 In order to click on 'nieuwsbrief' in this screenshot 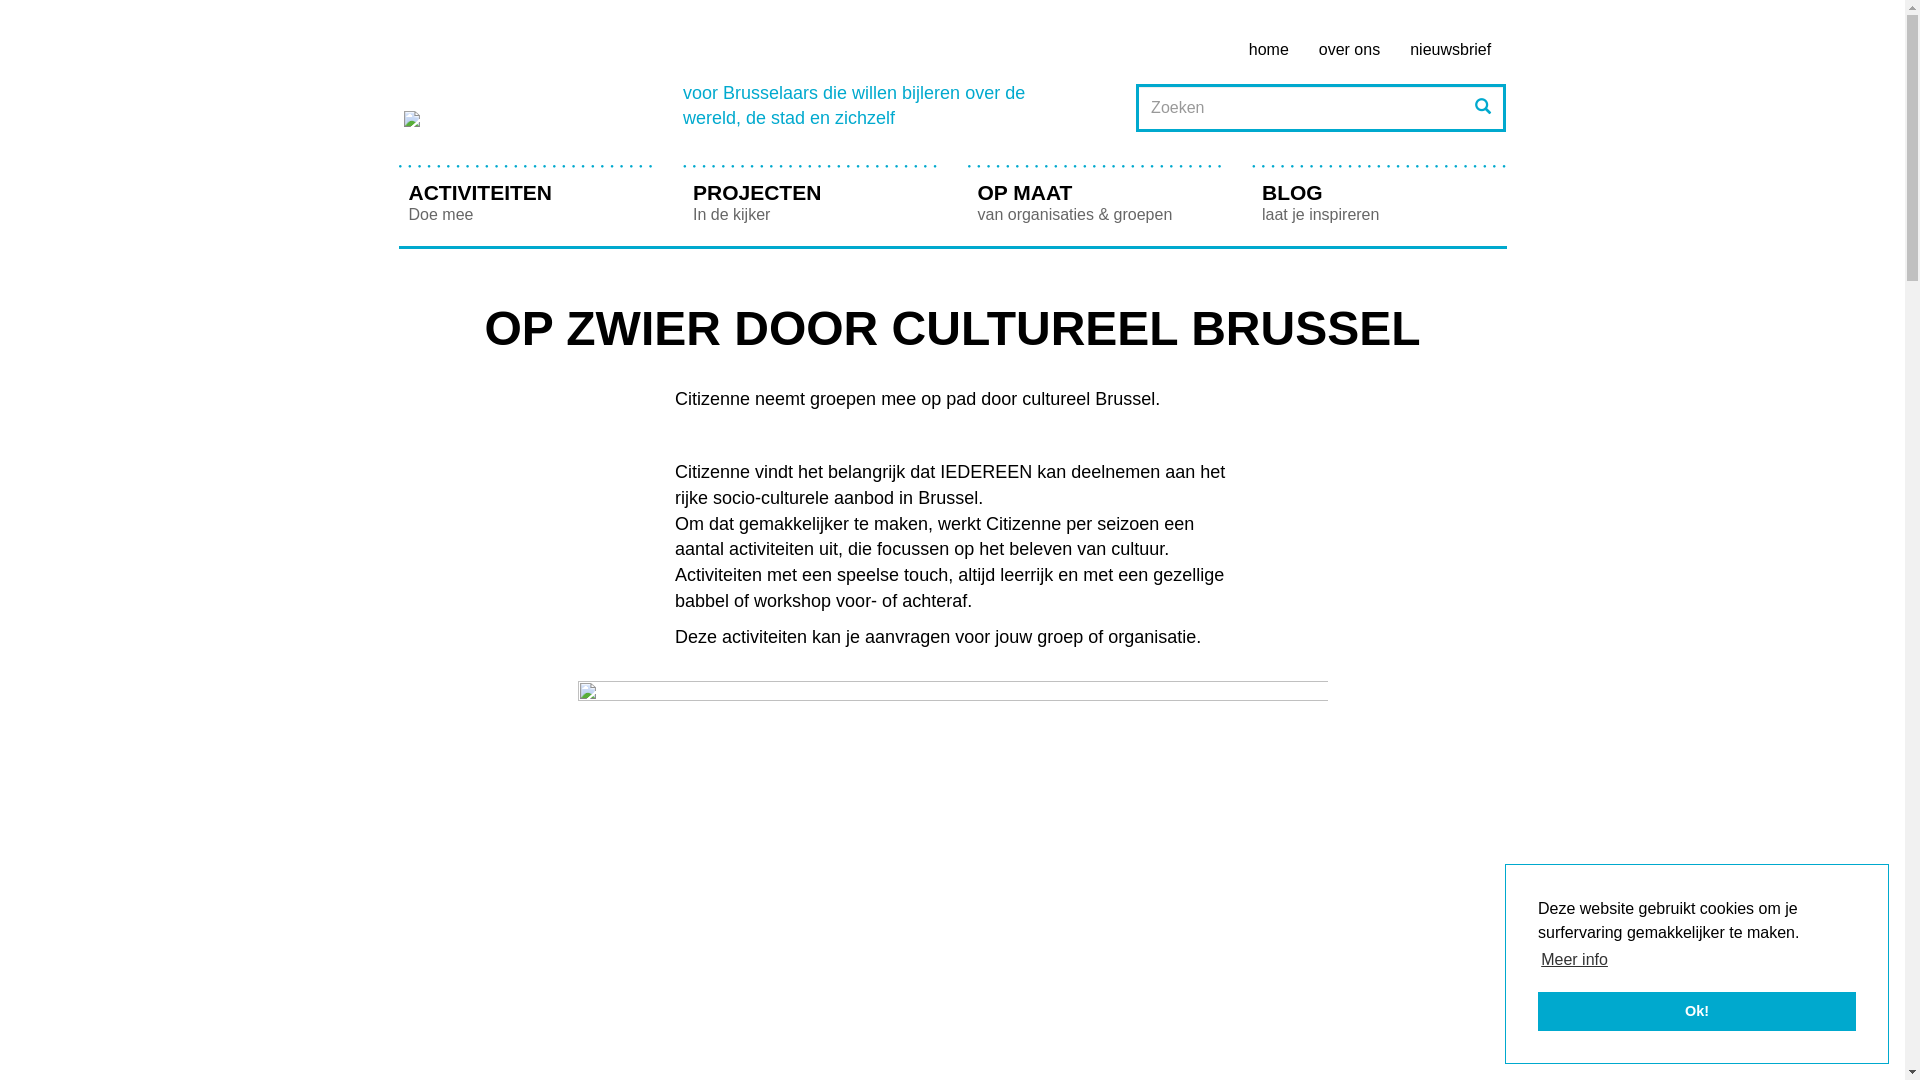, I will do `click(1450, 49)`.